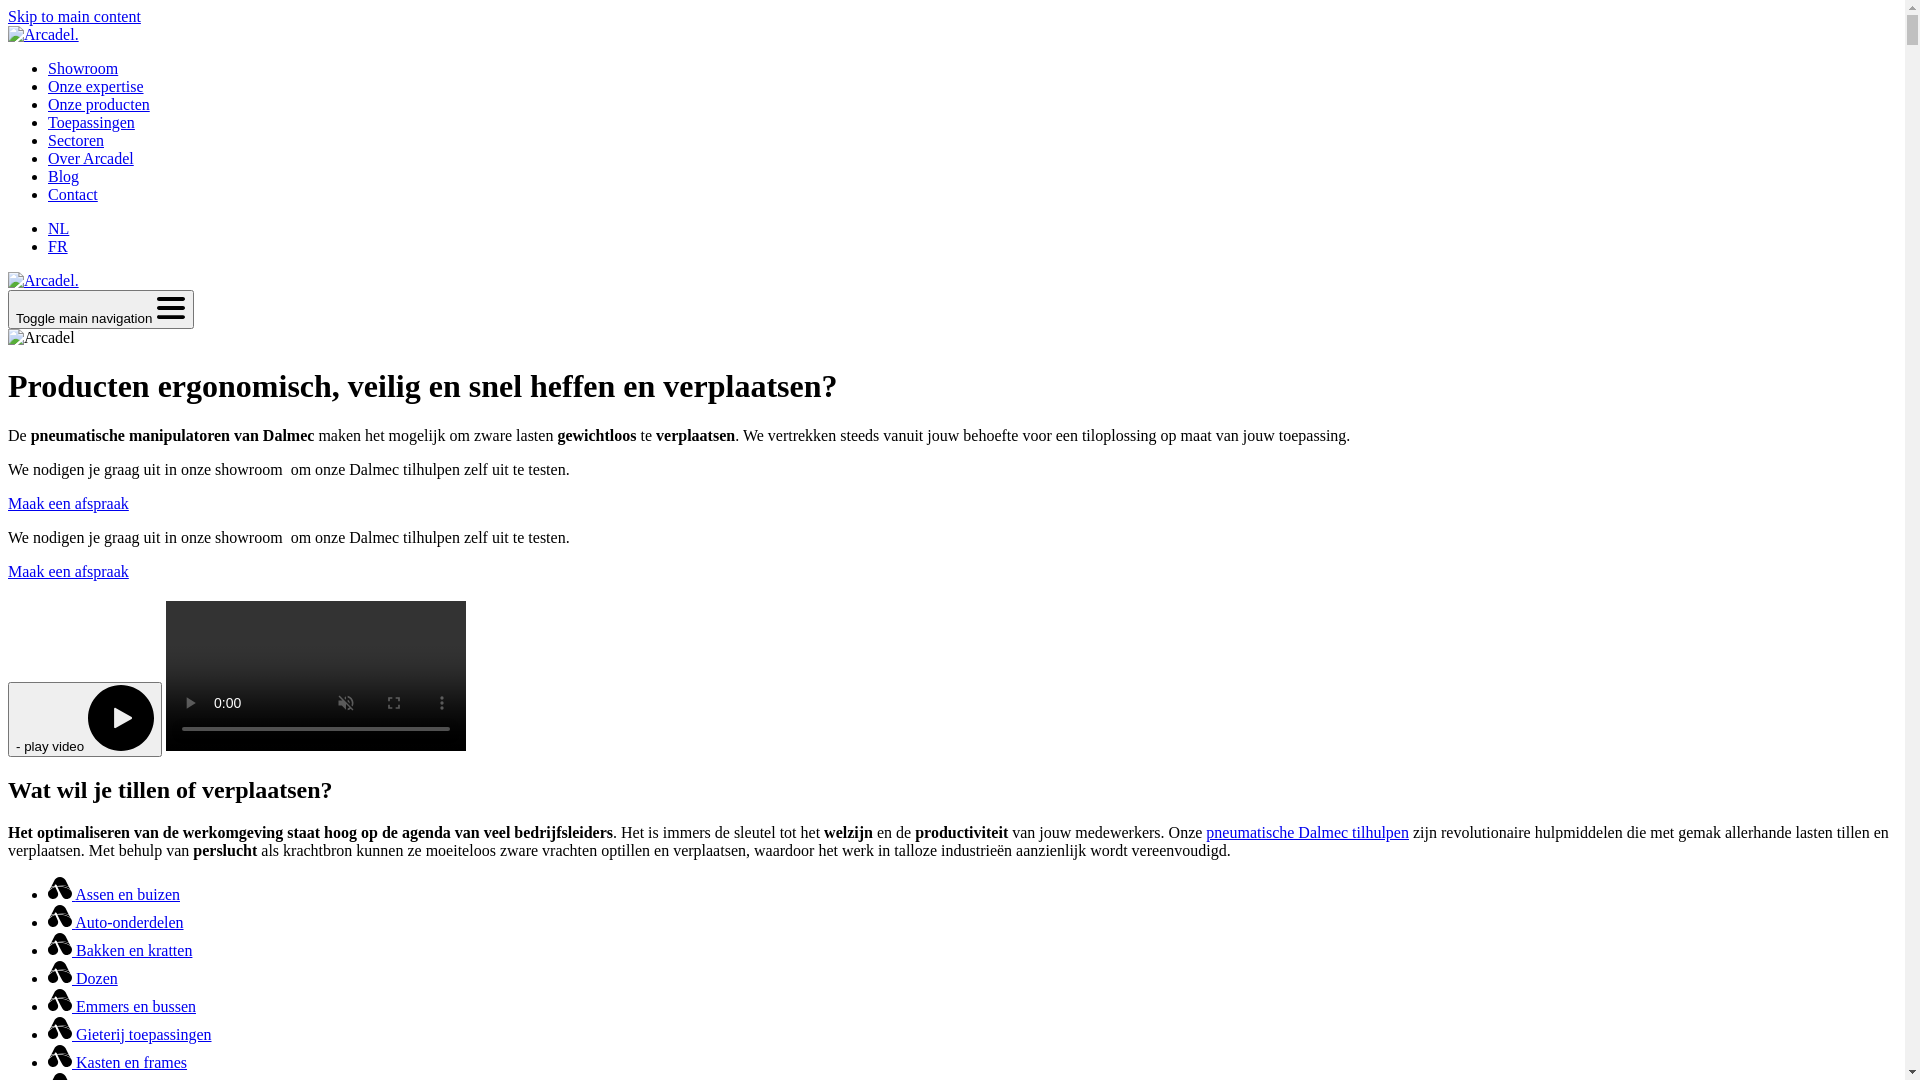 This screenshot has width=1920, height=1080. What do you see at coordinates (48, 922) in the screenshot?
I see `'Auto-onderdelen'` at bounding box center [48, 922].